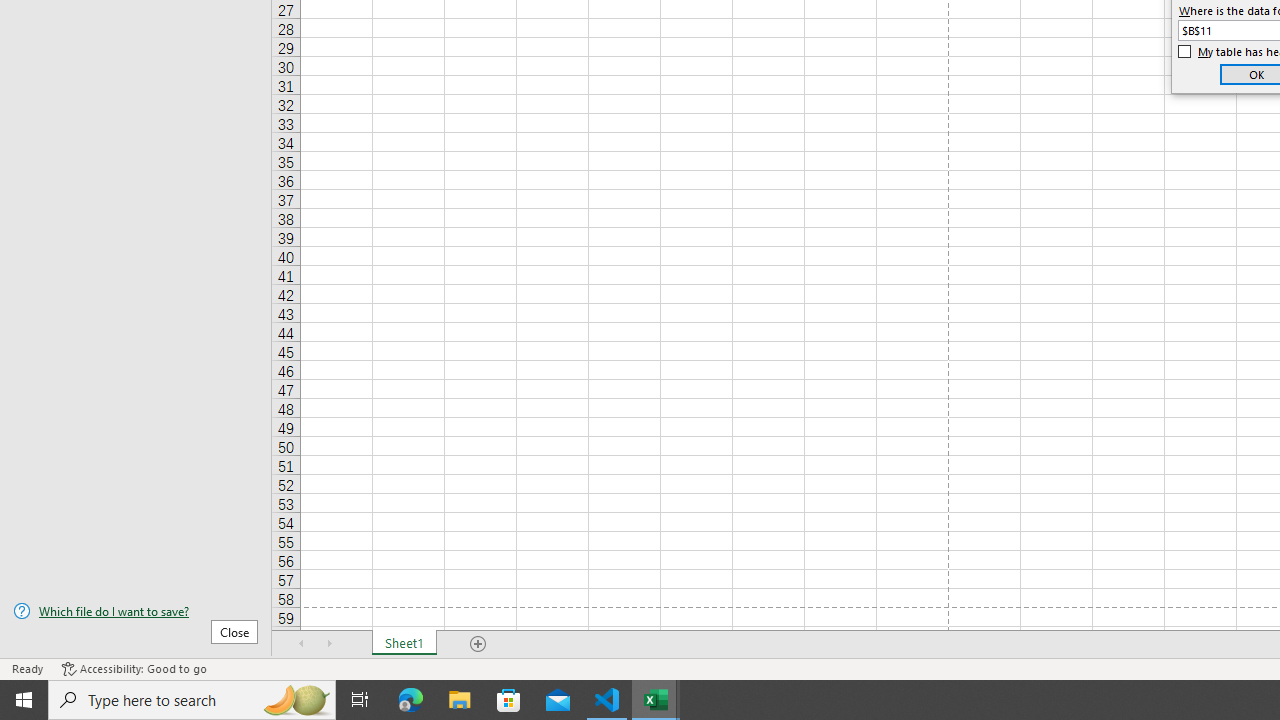 Image resolution: width=1280 pixels, height=720 pixels. What do you see at coordinates (234, 631) in the screenshot?
I see `'Close'` at bounding box center [234, 631].